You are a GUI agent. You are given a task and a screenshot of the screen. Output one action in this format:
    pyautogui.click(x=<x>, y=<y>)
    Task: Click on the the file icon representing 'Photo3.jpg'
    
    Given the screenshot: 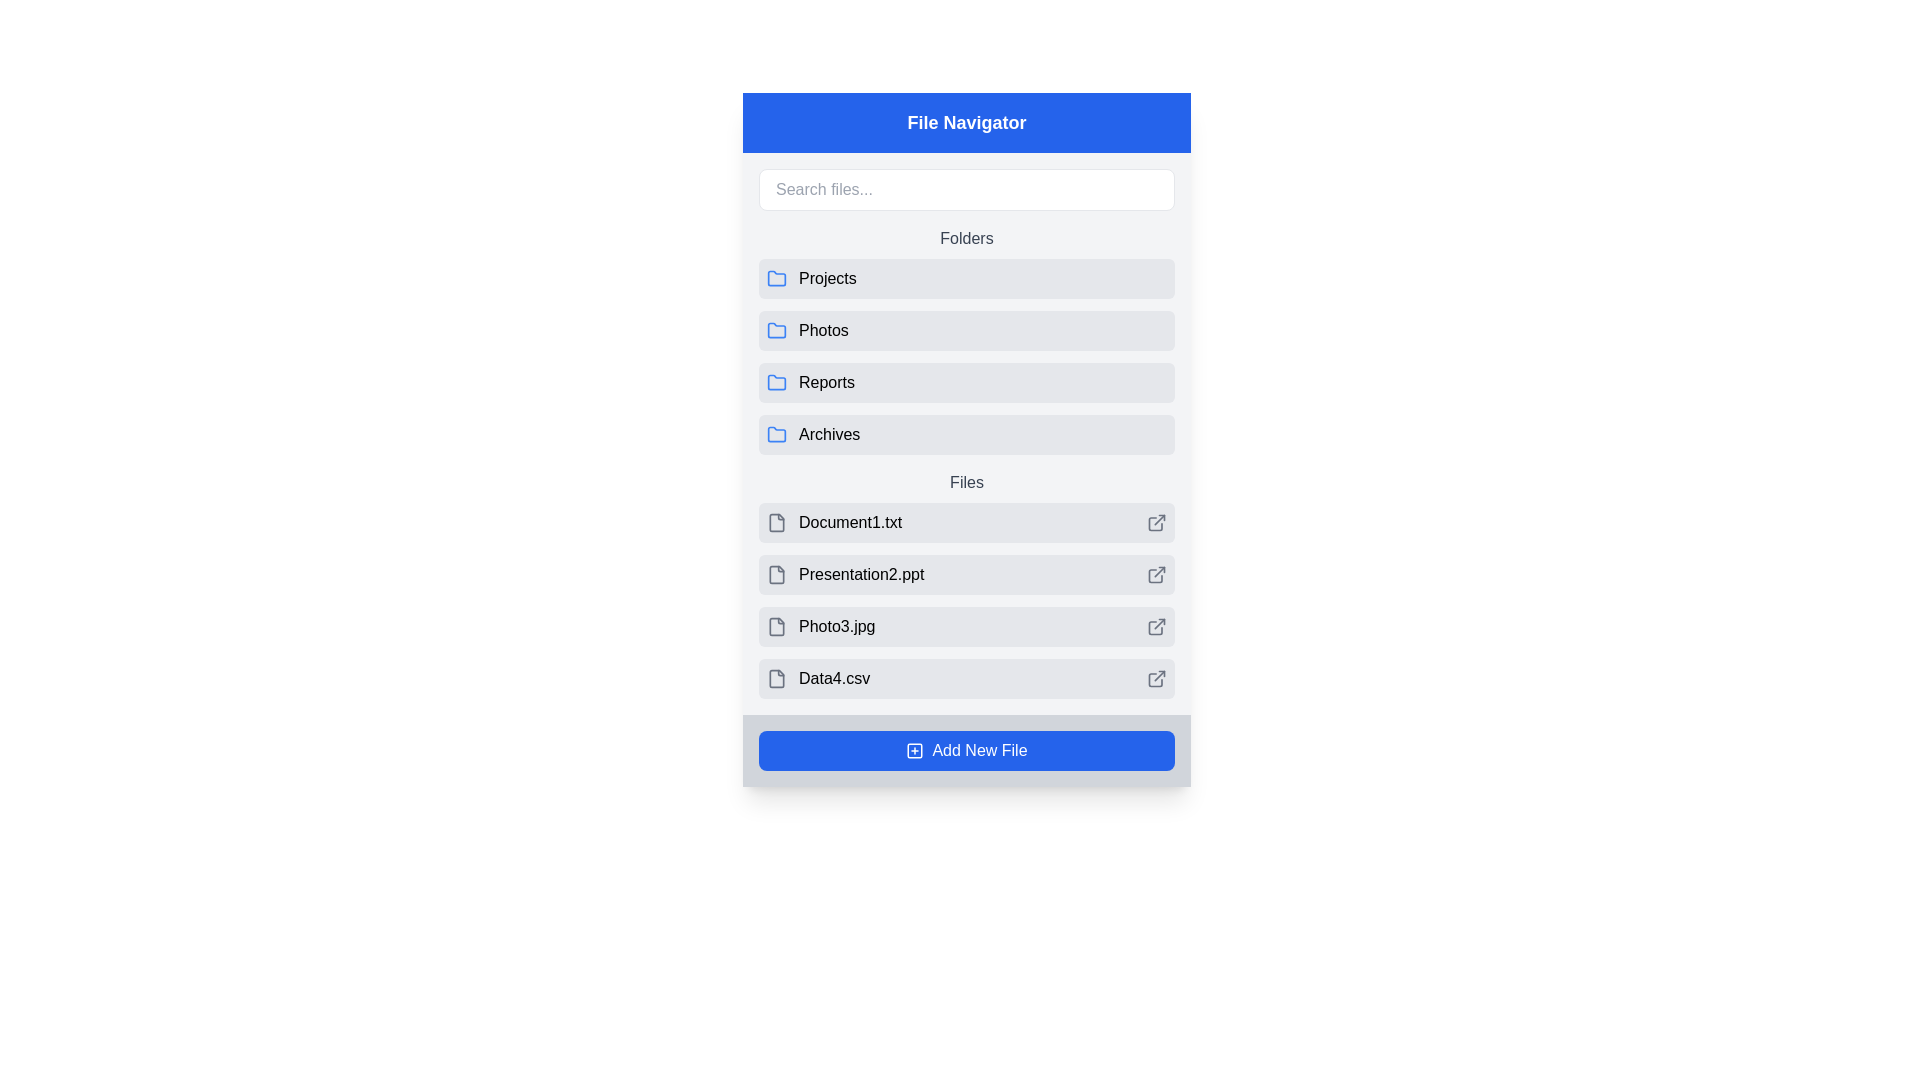 What is the action you would take?
    pyautogui.click(x=776, y=626)
    